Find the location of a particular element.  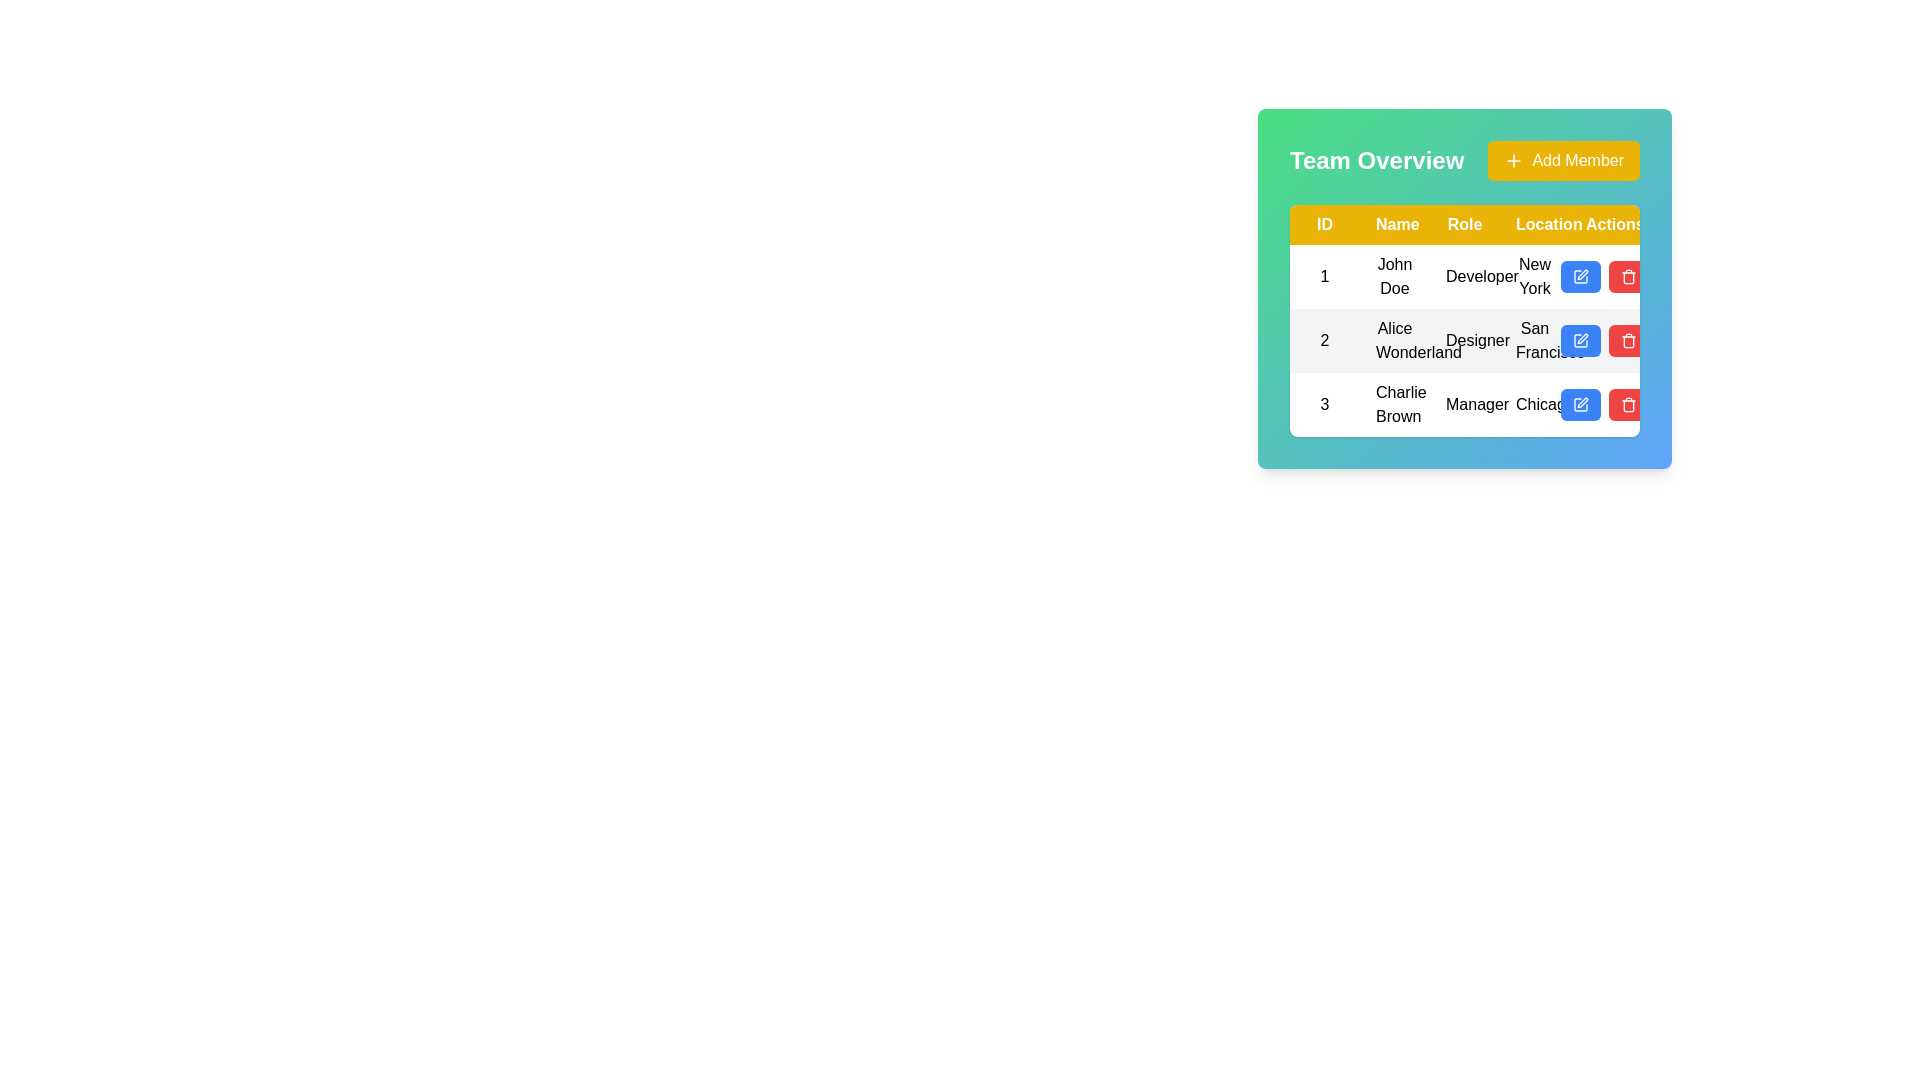

the red delete button with a trash icon located in the 'Actions' column of the first row of the table is located at coordinates (1628, 277).